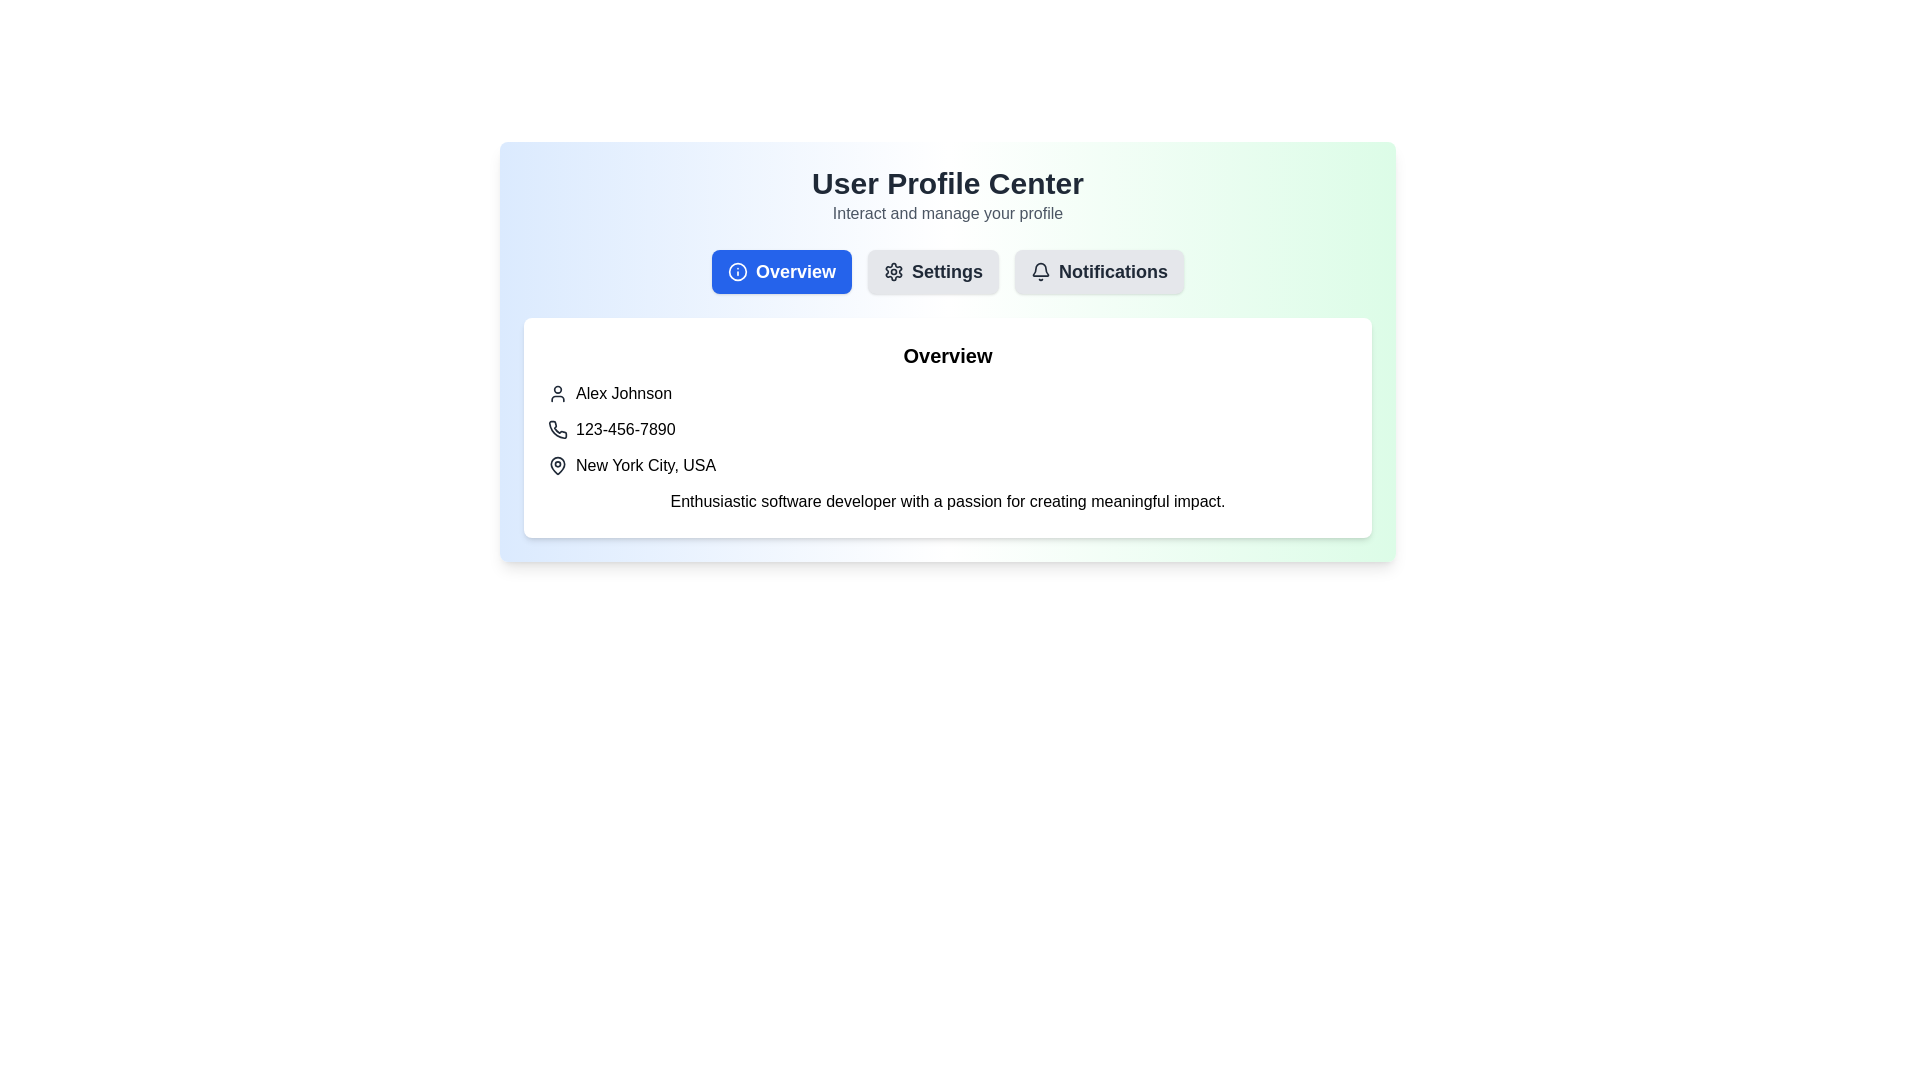 Image resolution: width=1920 pixels, height=1080 pixels. What do you see at coordinates (1112, 272) in the screenshot?
I see `the 'Notifications' button, which is the rightmost element in the horizontal navigation menu, indicating a navigational option for notifications` at bounding box center [1112, 272].